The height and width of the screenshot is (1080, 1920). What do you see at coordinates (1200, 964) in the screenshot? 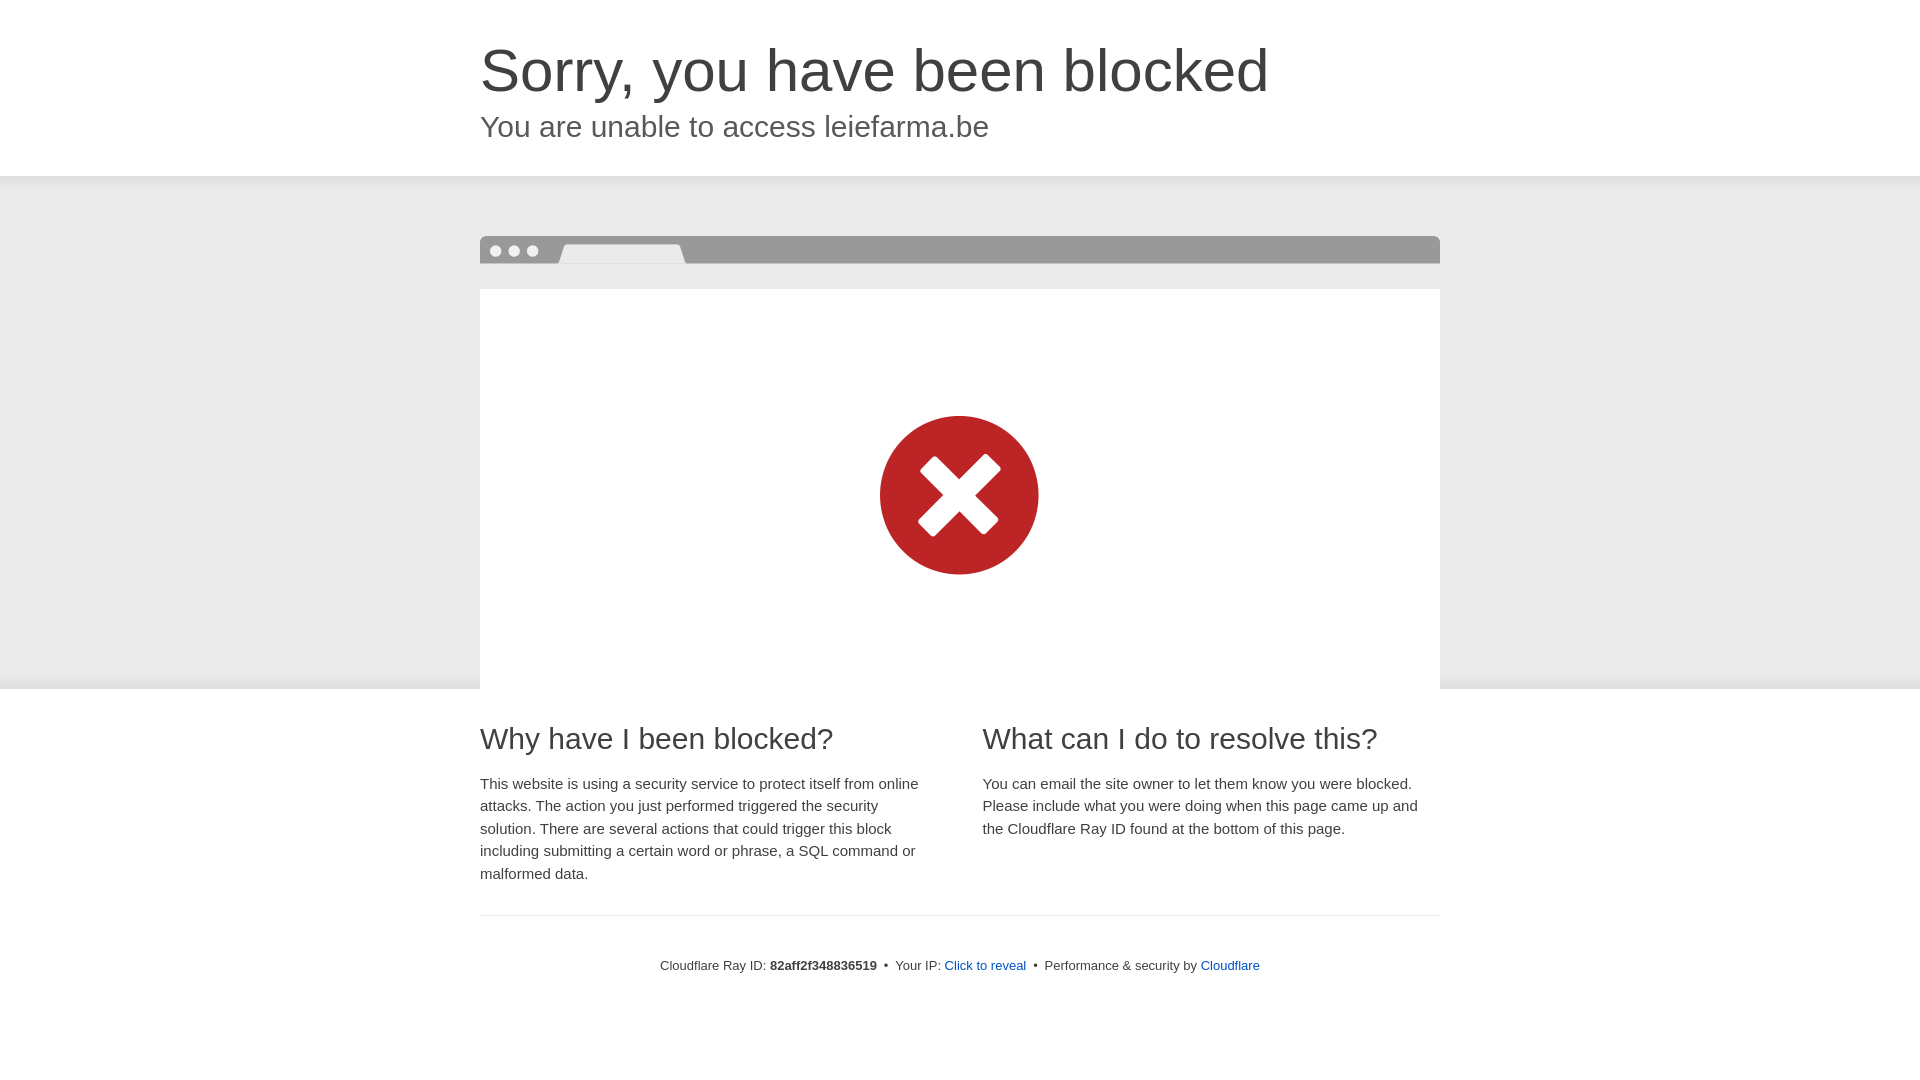
I see `'Cloudflare'` at bounding box center [1200, 964].